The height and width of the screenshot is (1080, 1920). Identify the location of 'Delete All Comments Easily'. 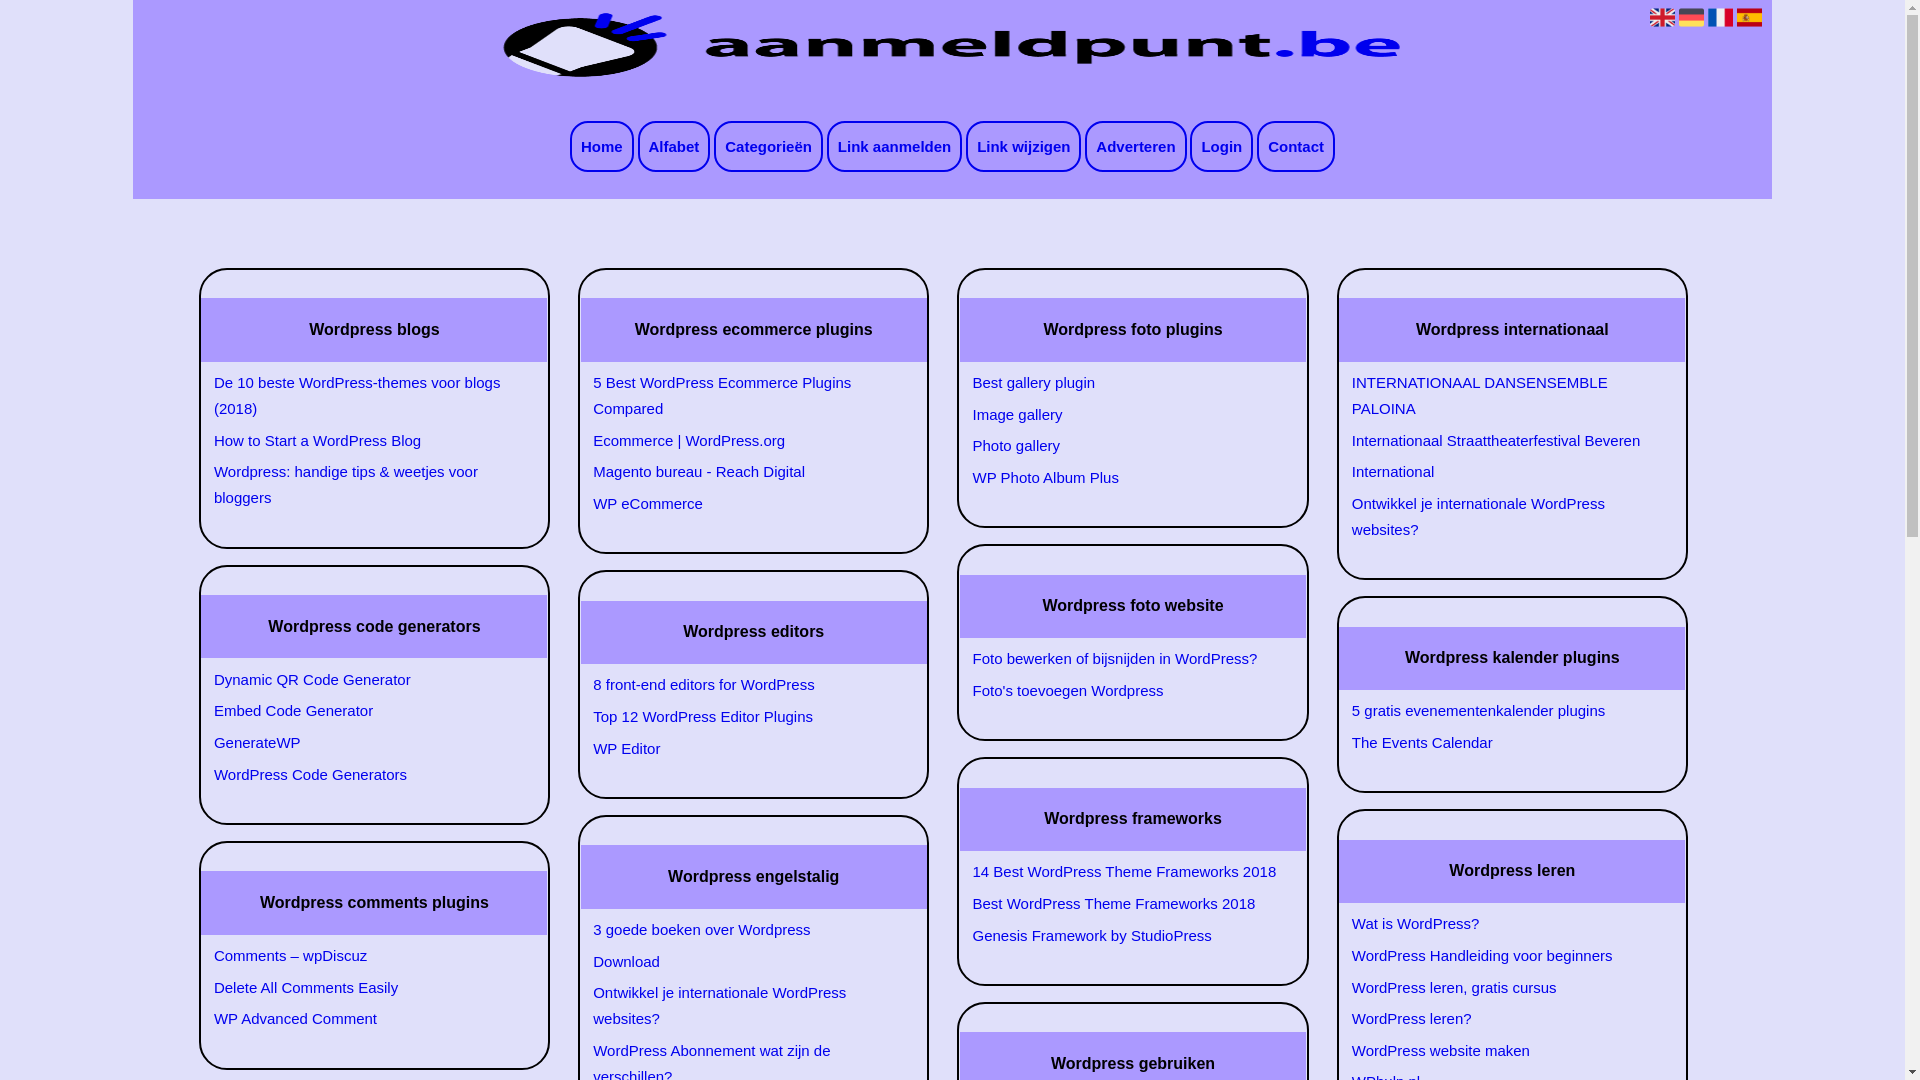
(363, 986).